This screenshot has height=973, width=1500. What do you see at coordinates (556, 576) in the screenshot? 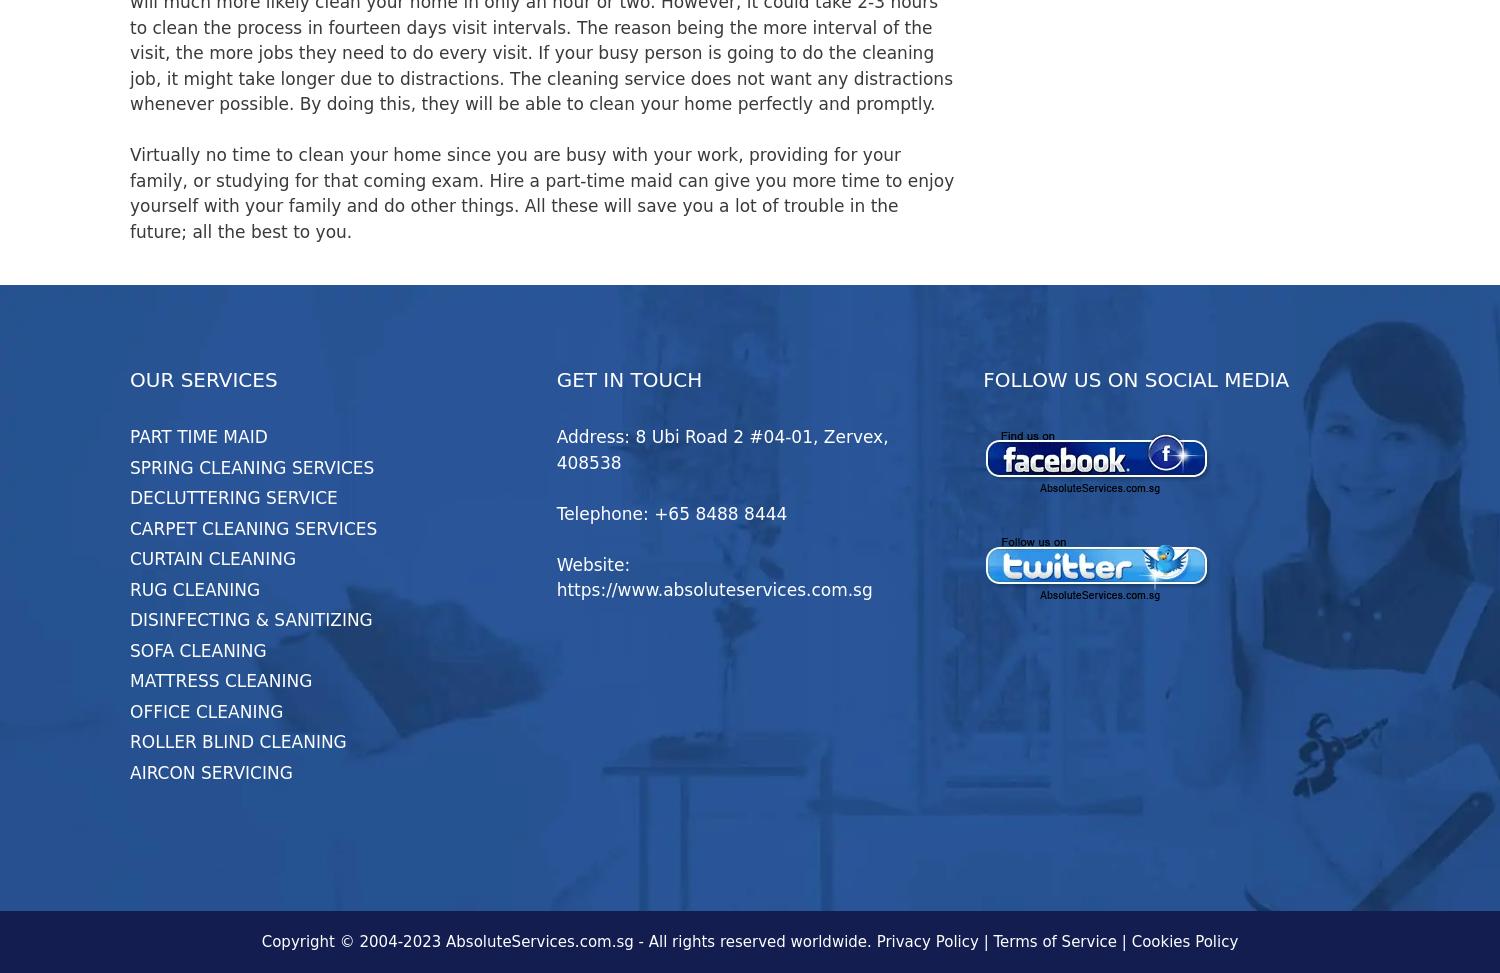
I see `'Website: https://www.absoluteservices.com.sg'` at bounding box center [556, 576].